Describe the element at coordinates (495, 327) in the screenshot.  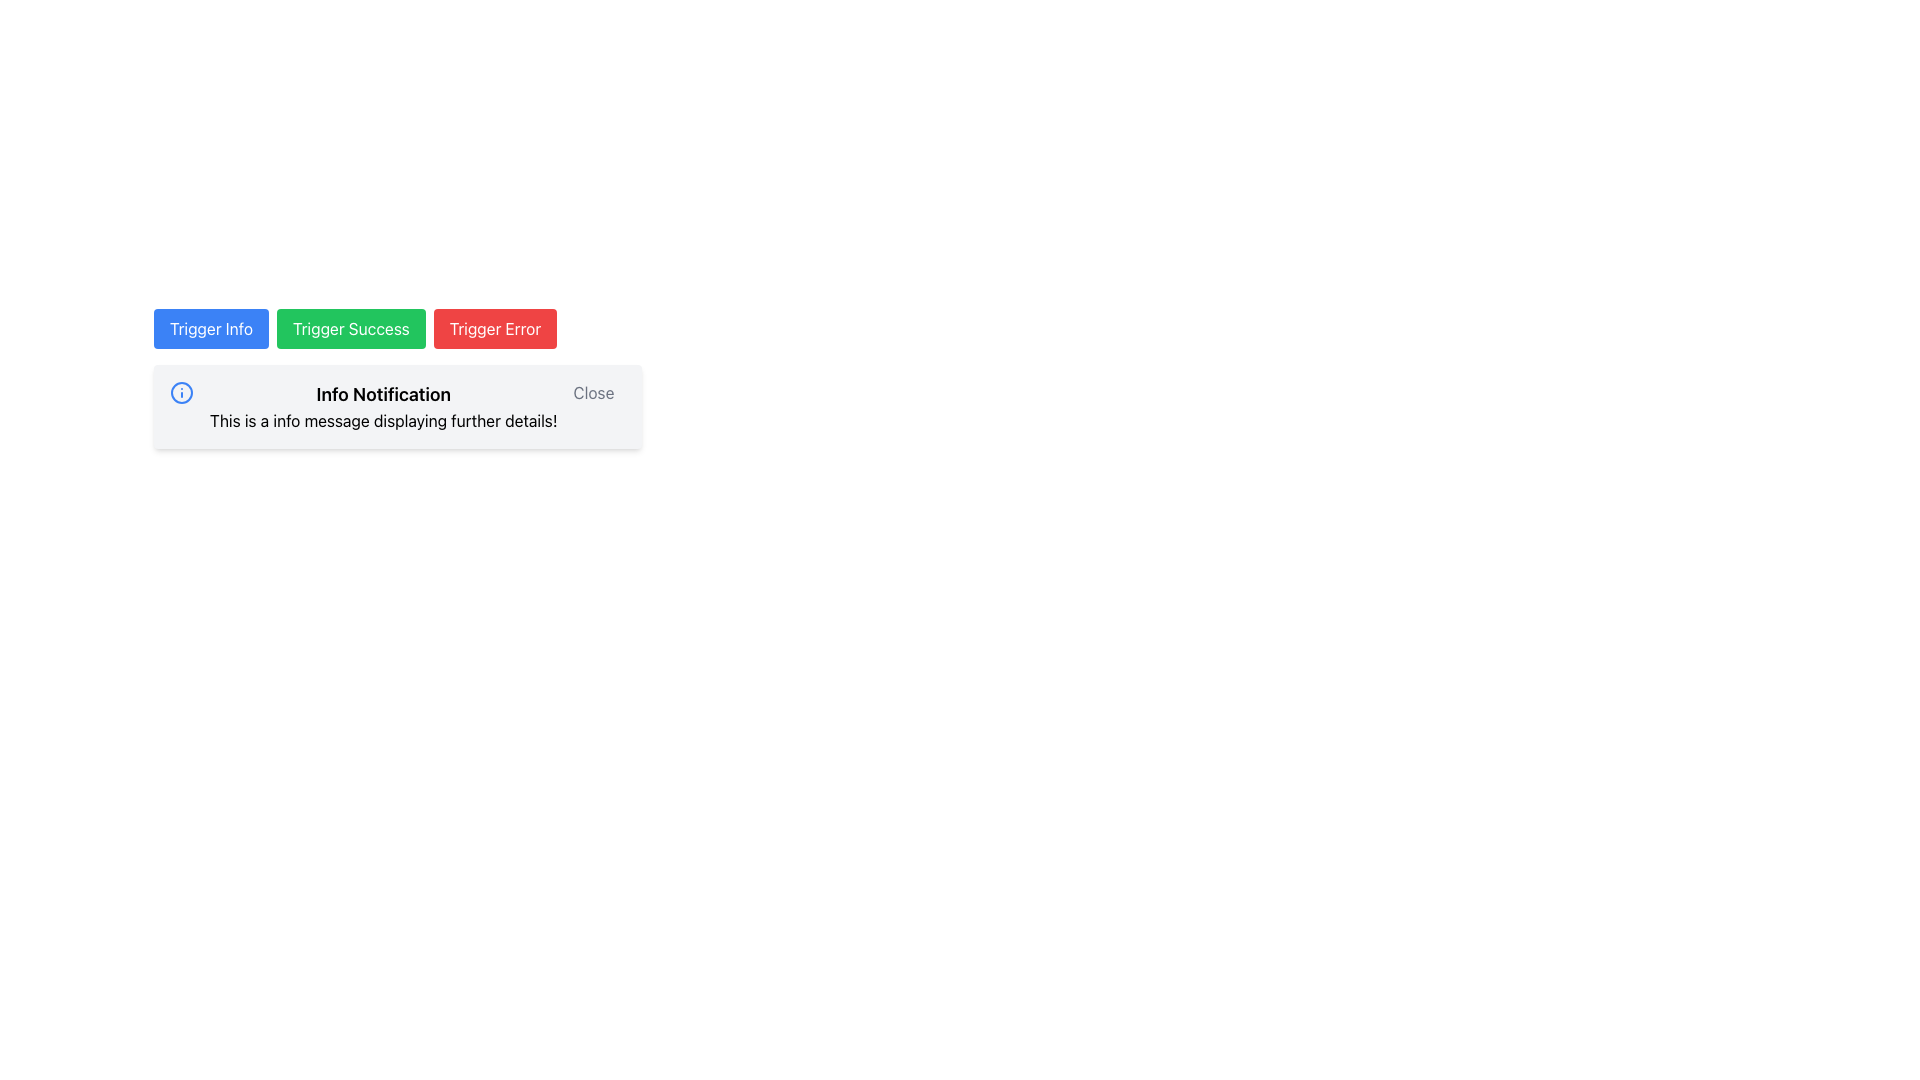
I see `the button labeled 'Trigger Error', which is the third button in a row, to invoke its action` at that location.